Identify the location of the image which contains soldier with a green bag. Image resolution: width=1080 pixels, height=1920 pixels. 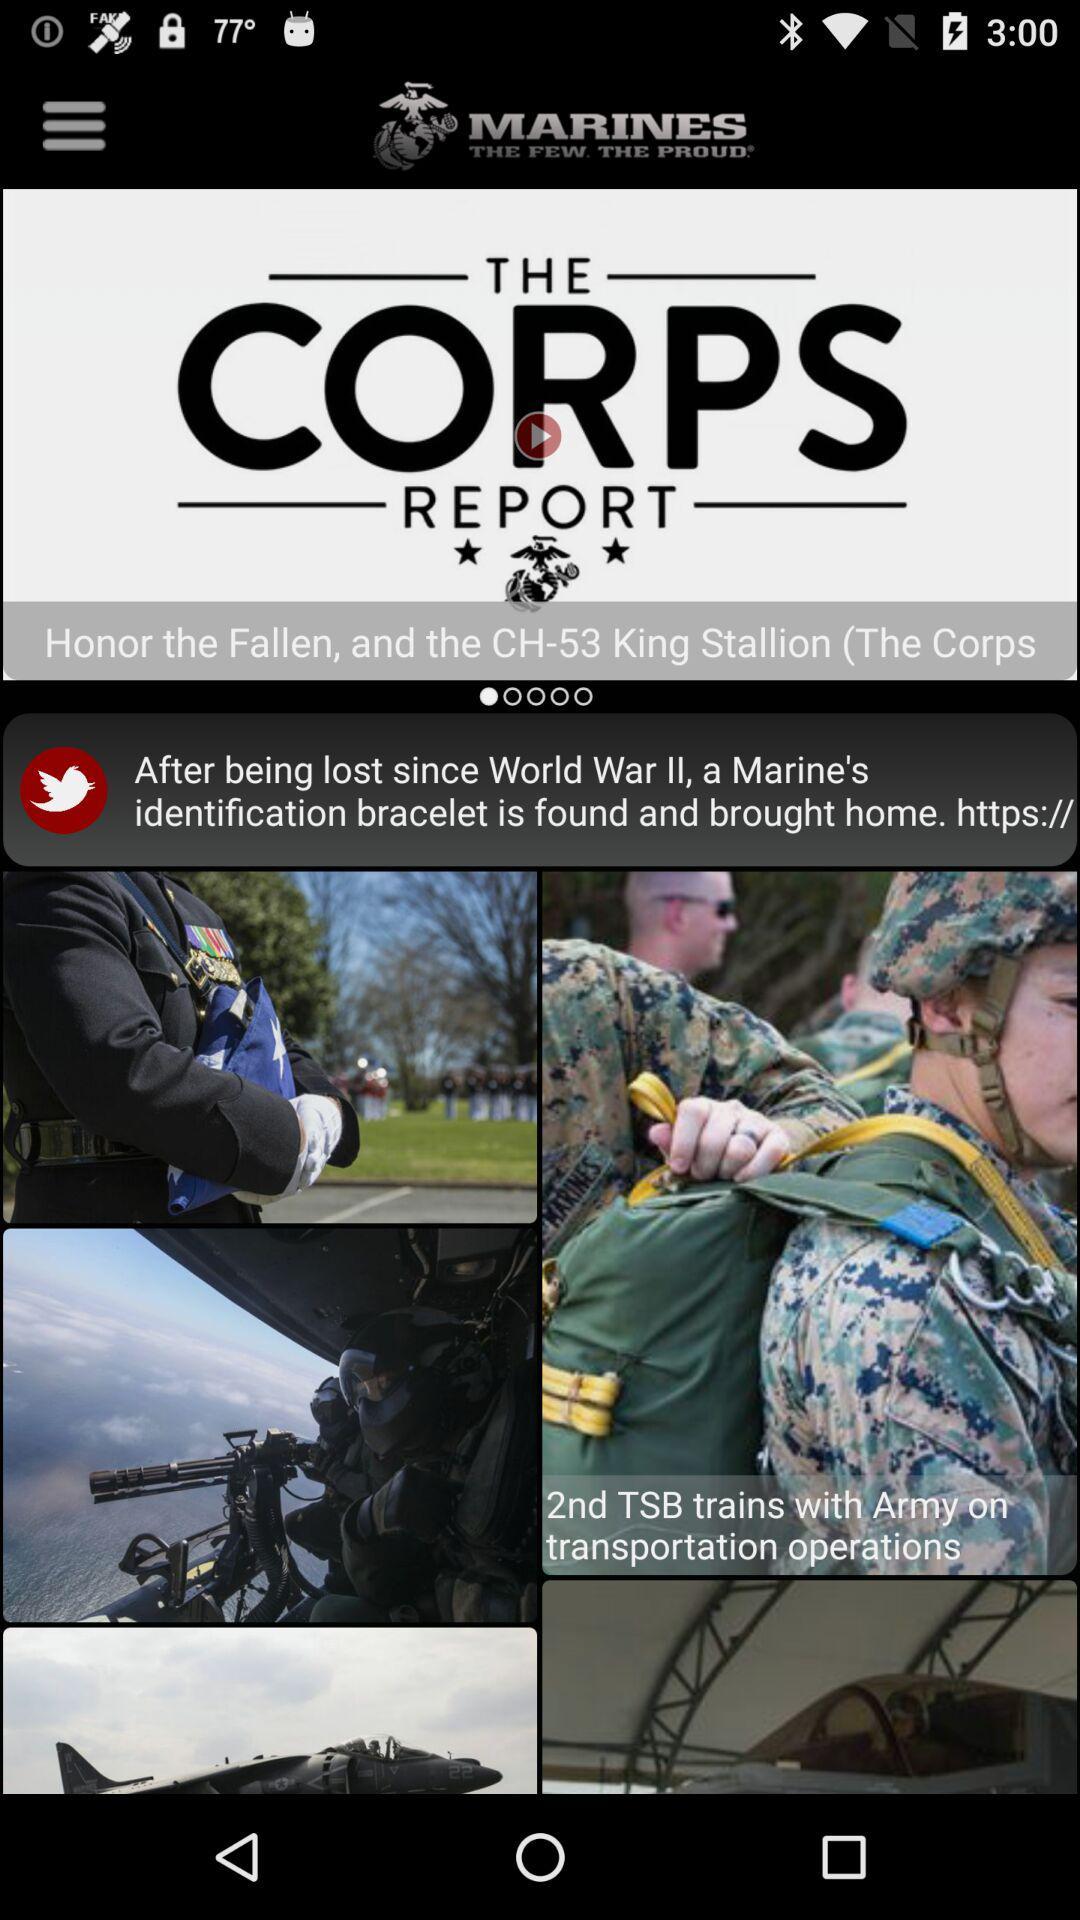
(808, 1191).